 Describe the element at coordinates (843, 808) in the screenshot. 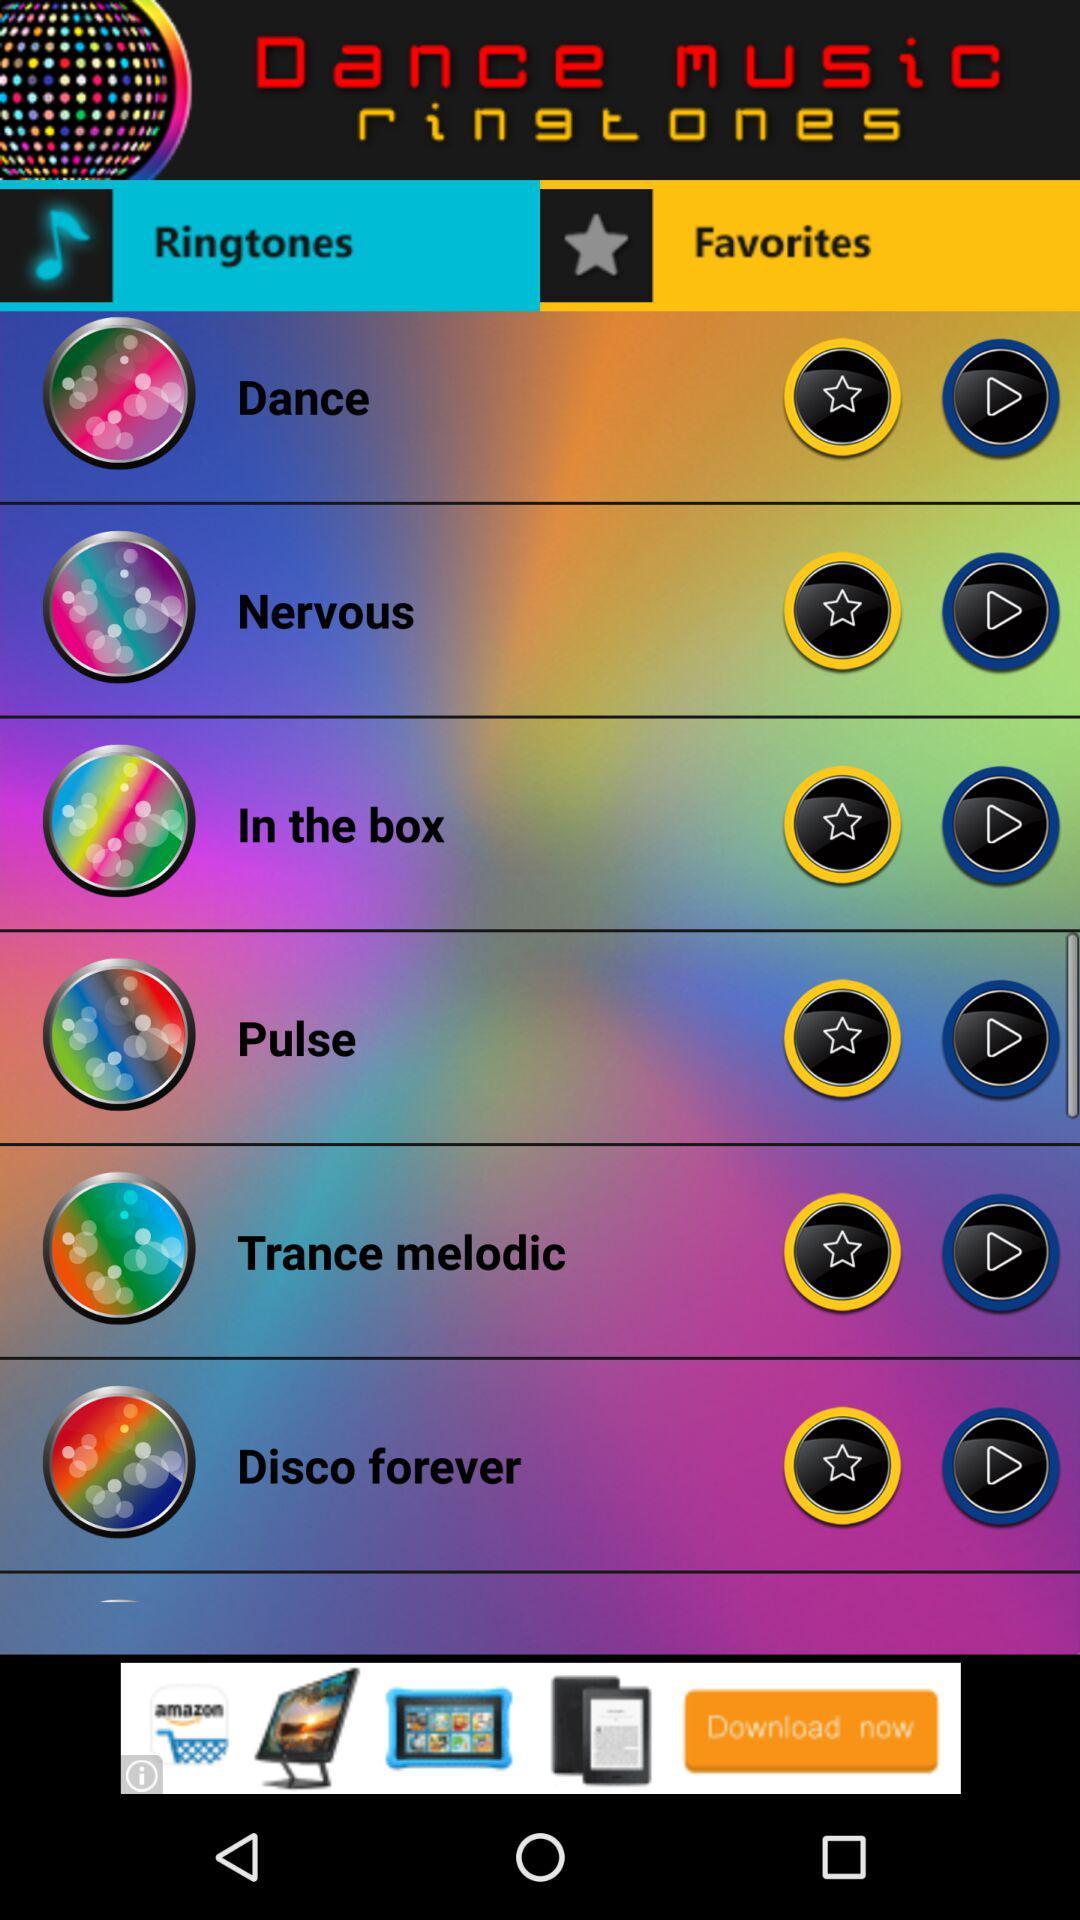

I see `favorite option` at that location.